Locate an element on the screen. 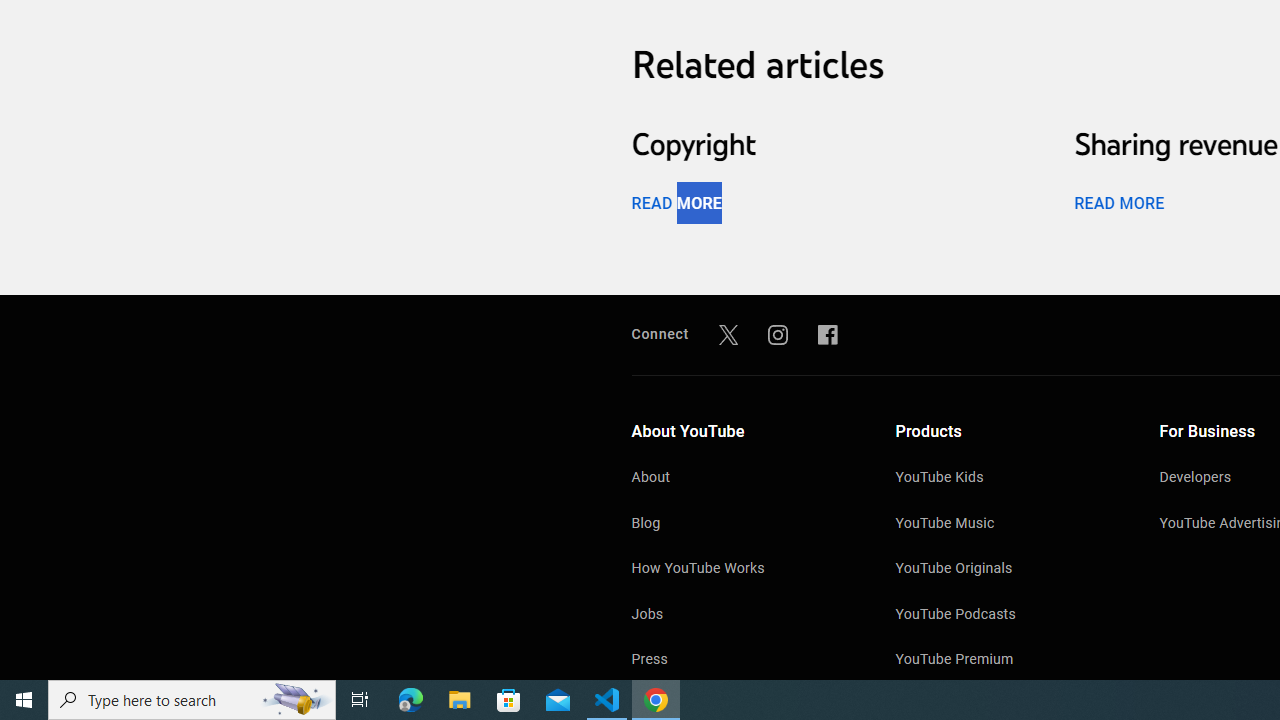  'YouTube Premium' is located at coordinates (1007, 661).